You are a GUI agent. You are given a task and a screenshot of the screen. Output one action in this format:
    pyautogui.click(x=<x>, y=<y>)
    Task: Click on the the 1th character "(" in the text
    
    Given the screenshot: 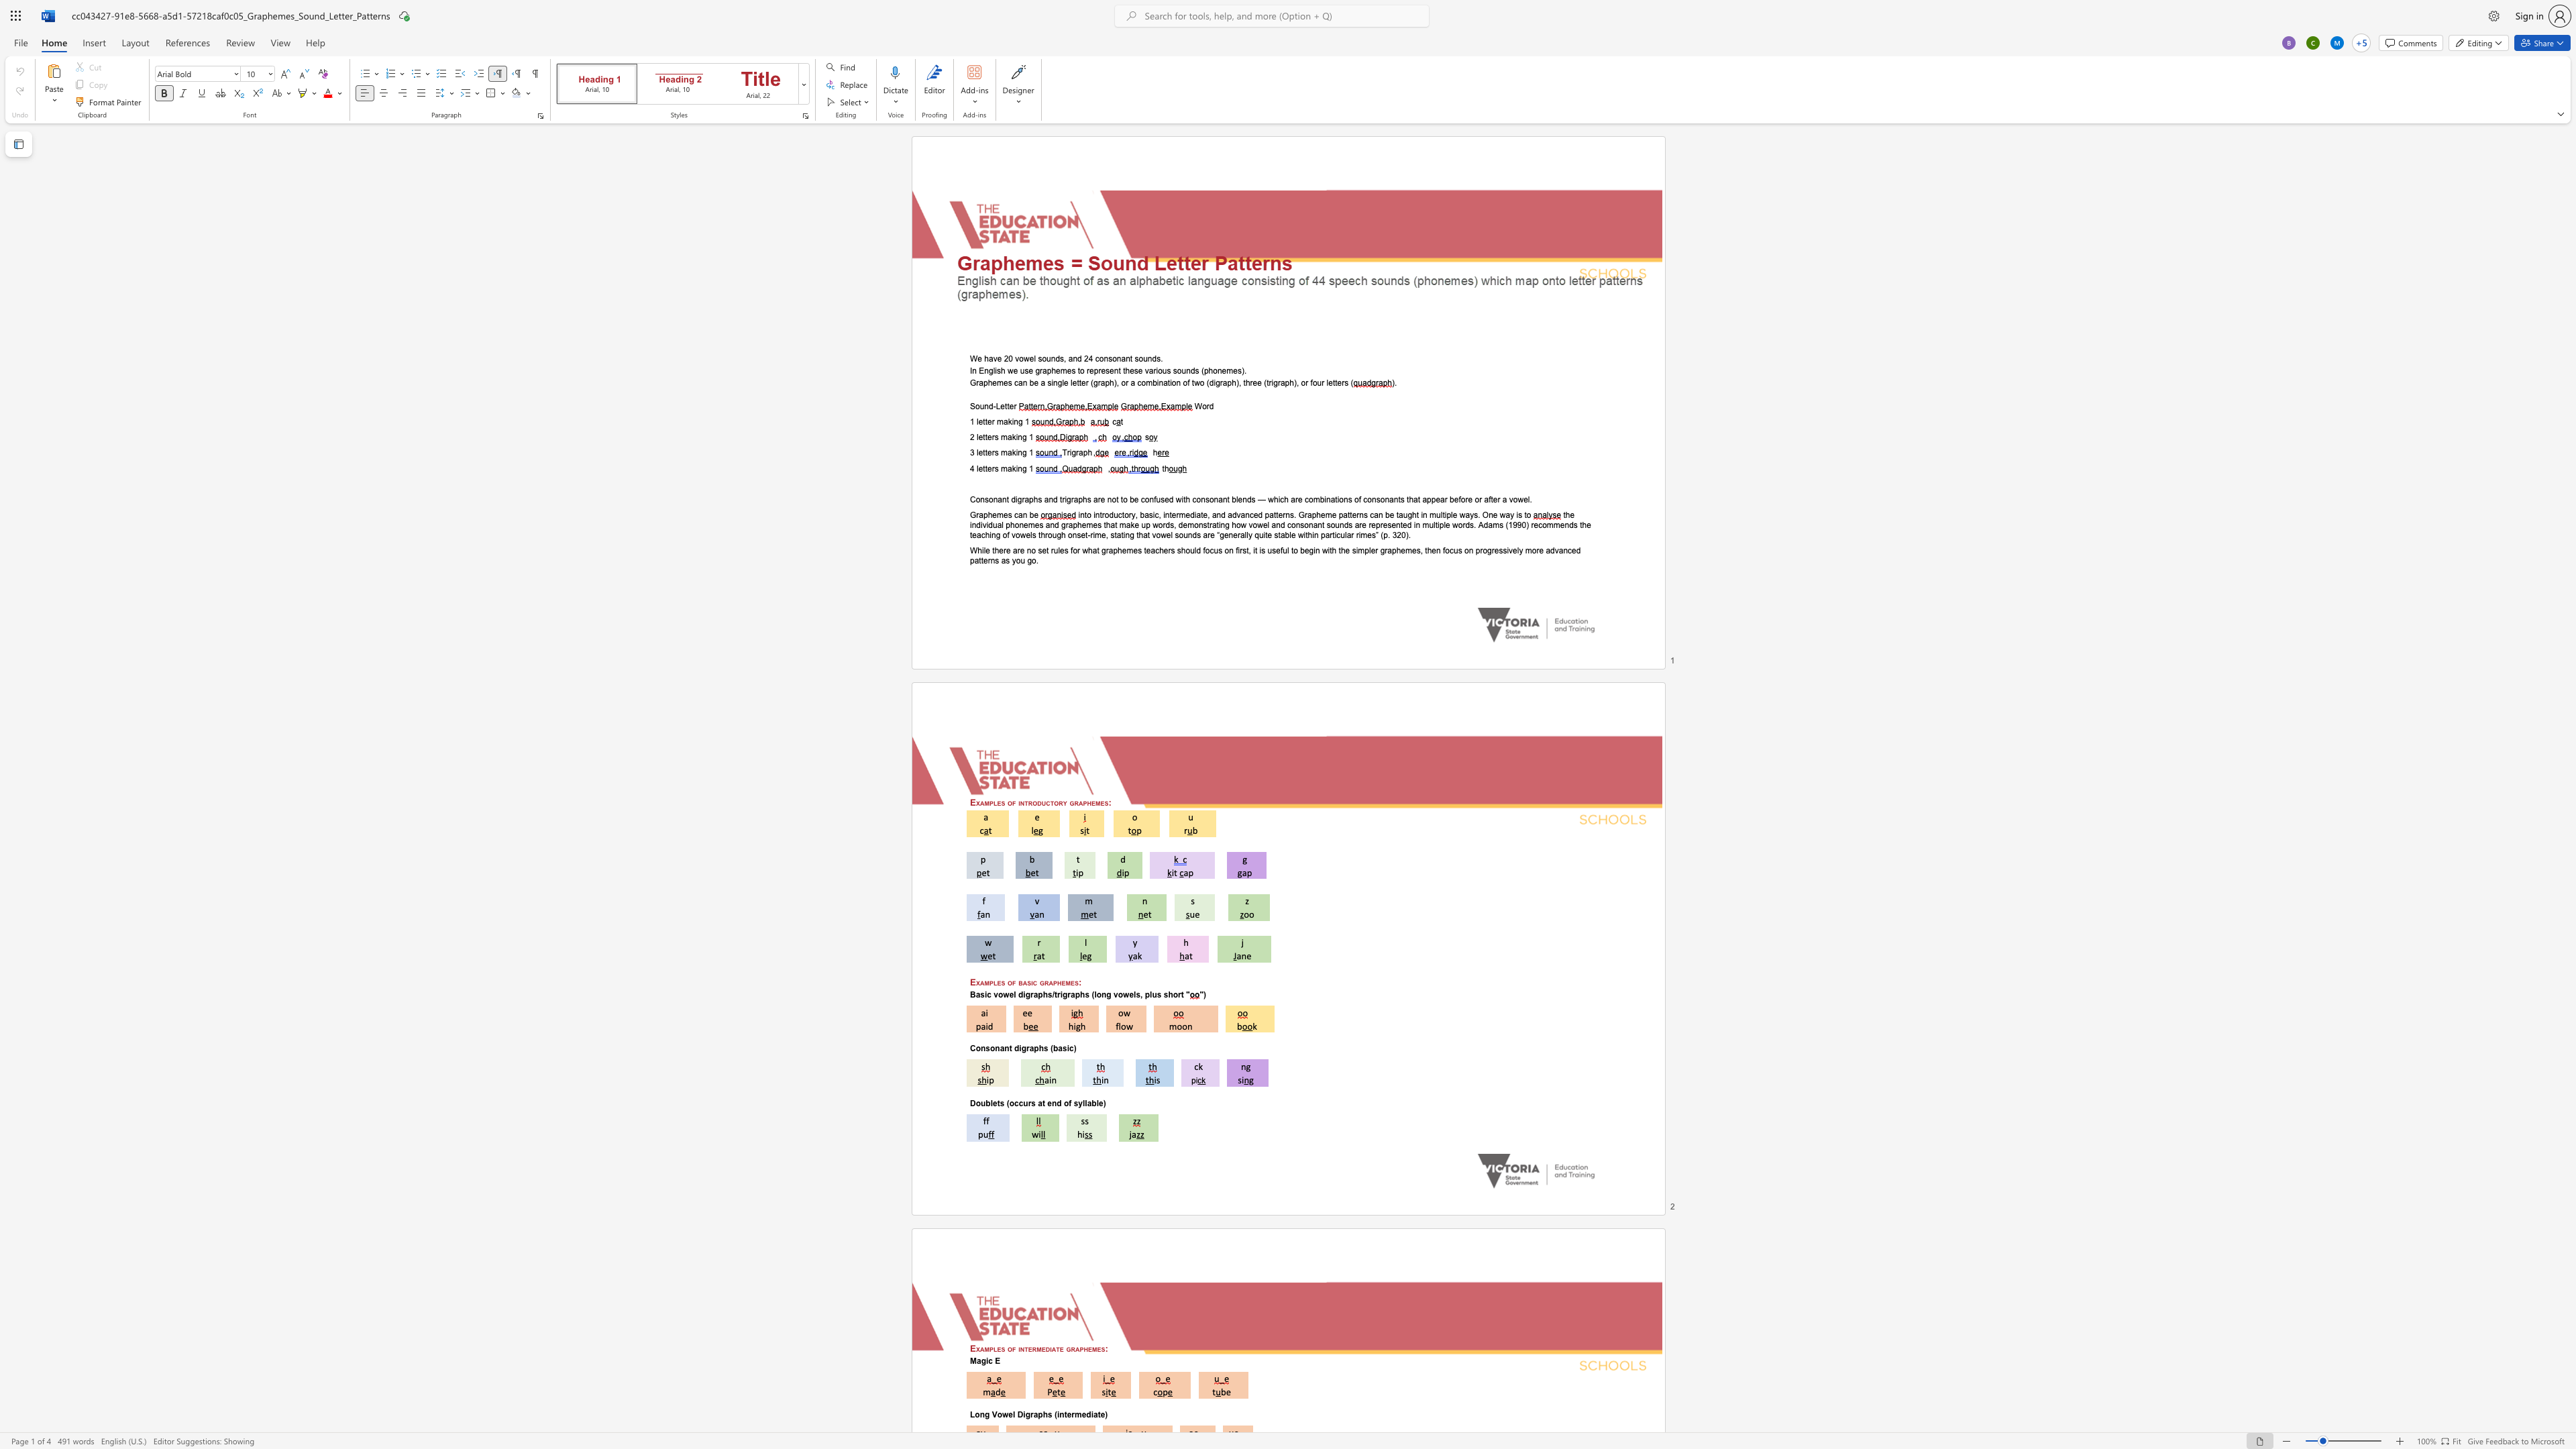 What is the action you would take?
    pyautogui.click(x=1051, y=1047)
    